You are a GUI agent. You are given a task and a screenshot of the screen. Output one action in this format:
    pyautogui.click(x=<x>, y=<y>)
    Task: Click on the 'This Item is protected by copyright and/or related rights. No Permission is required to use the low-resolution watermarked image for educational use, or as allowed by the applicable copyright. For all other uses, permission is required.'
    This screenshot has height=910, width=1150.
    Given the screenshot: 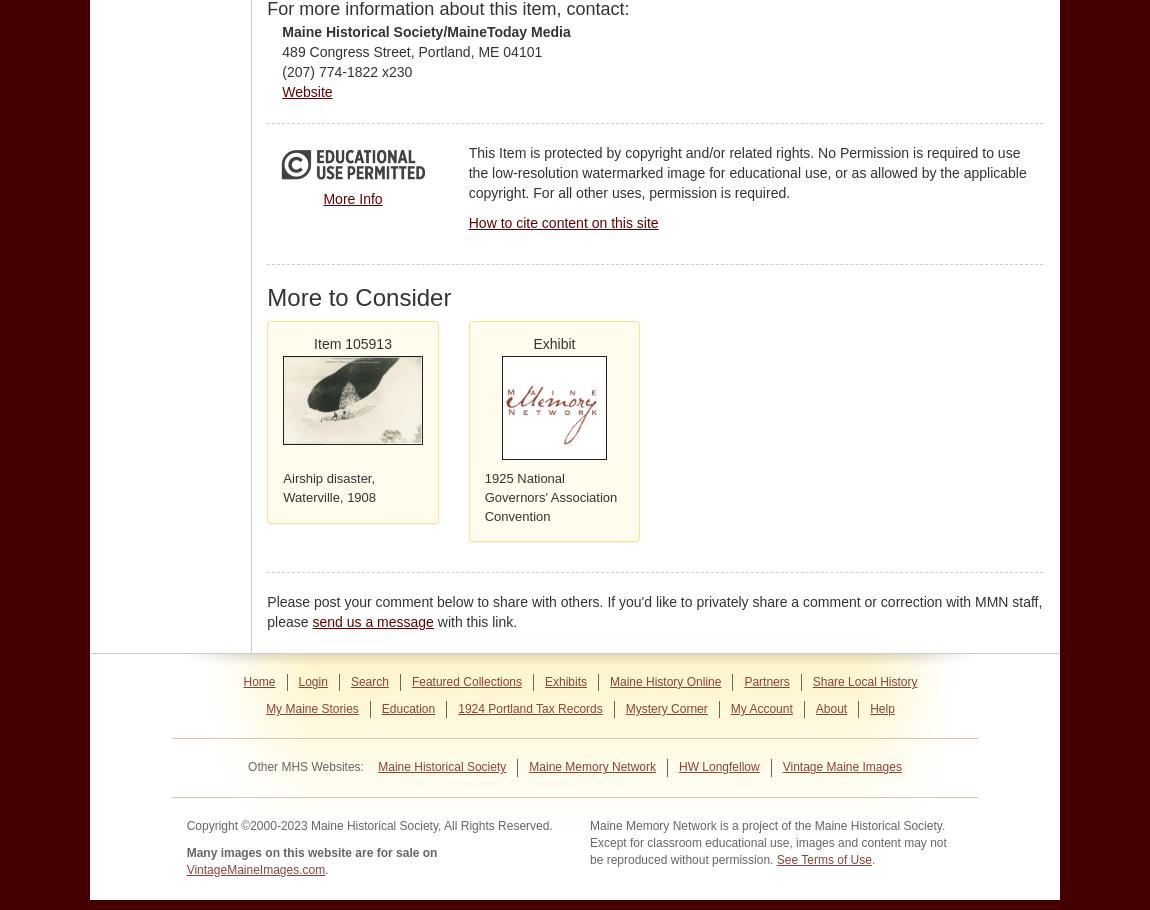 What is the action you would take?
    pyautogui.click(x=468, y=172)
    